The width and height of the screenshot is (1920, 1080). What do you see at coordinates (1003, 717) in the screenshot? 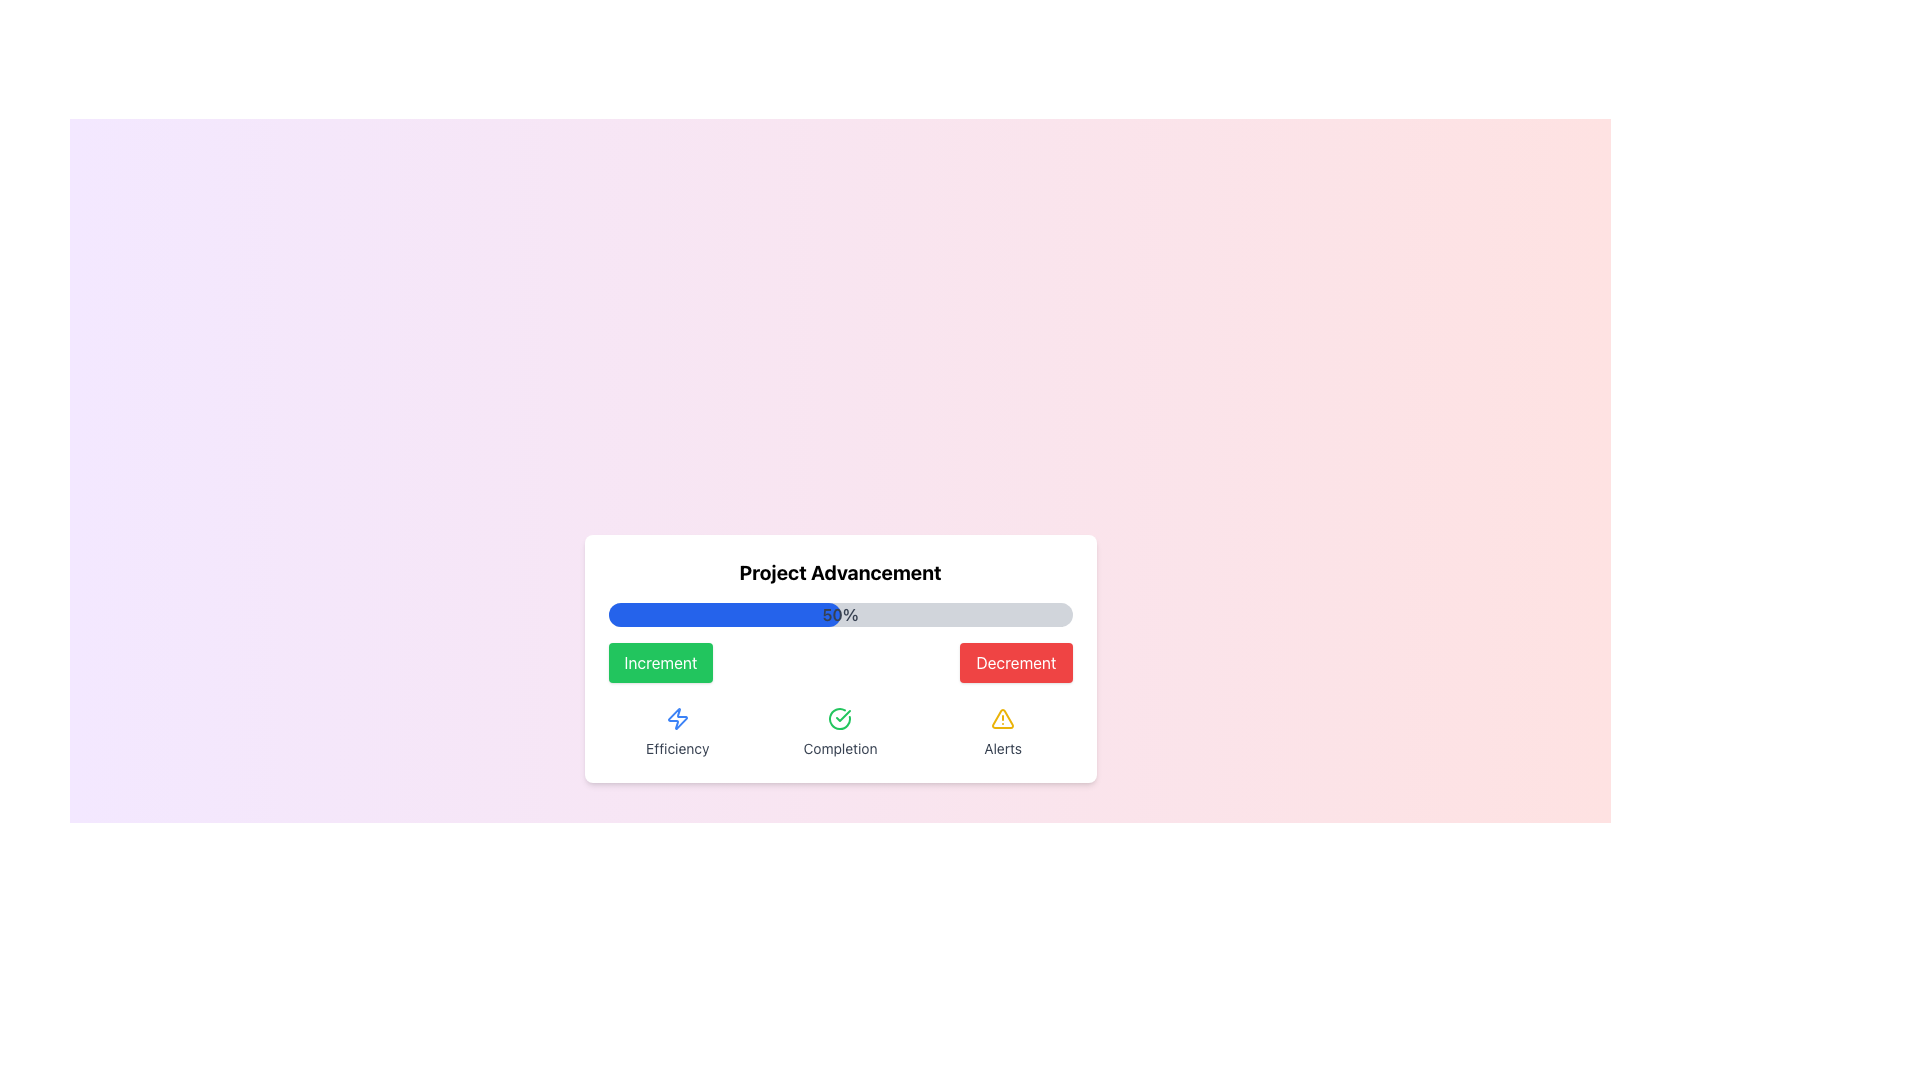
I see `the alert icon located at the bottom of the interface card, adjacent to the red 'Decrement' button and above the 'Alerts' label` at bounding box center [1003, 717].